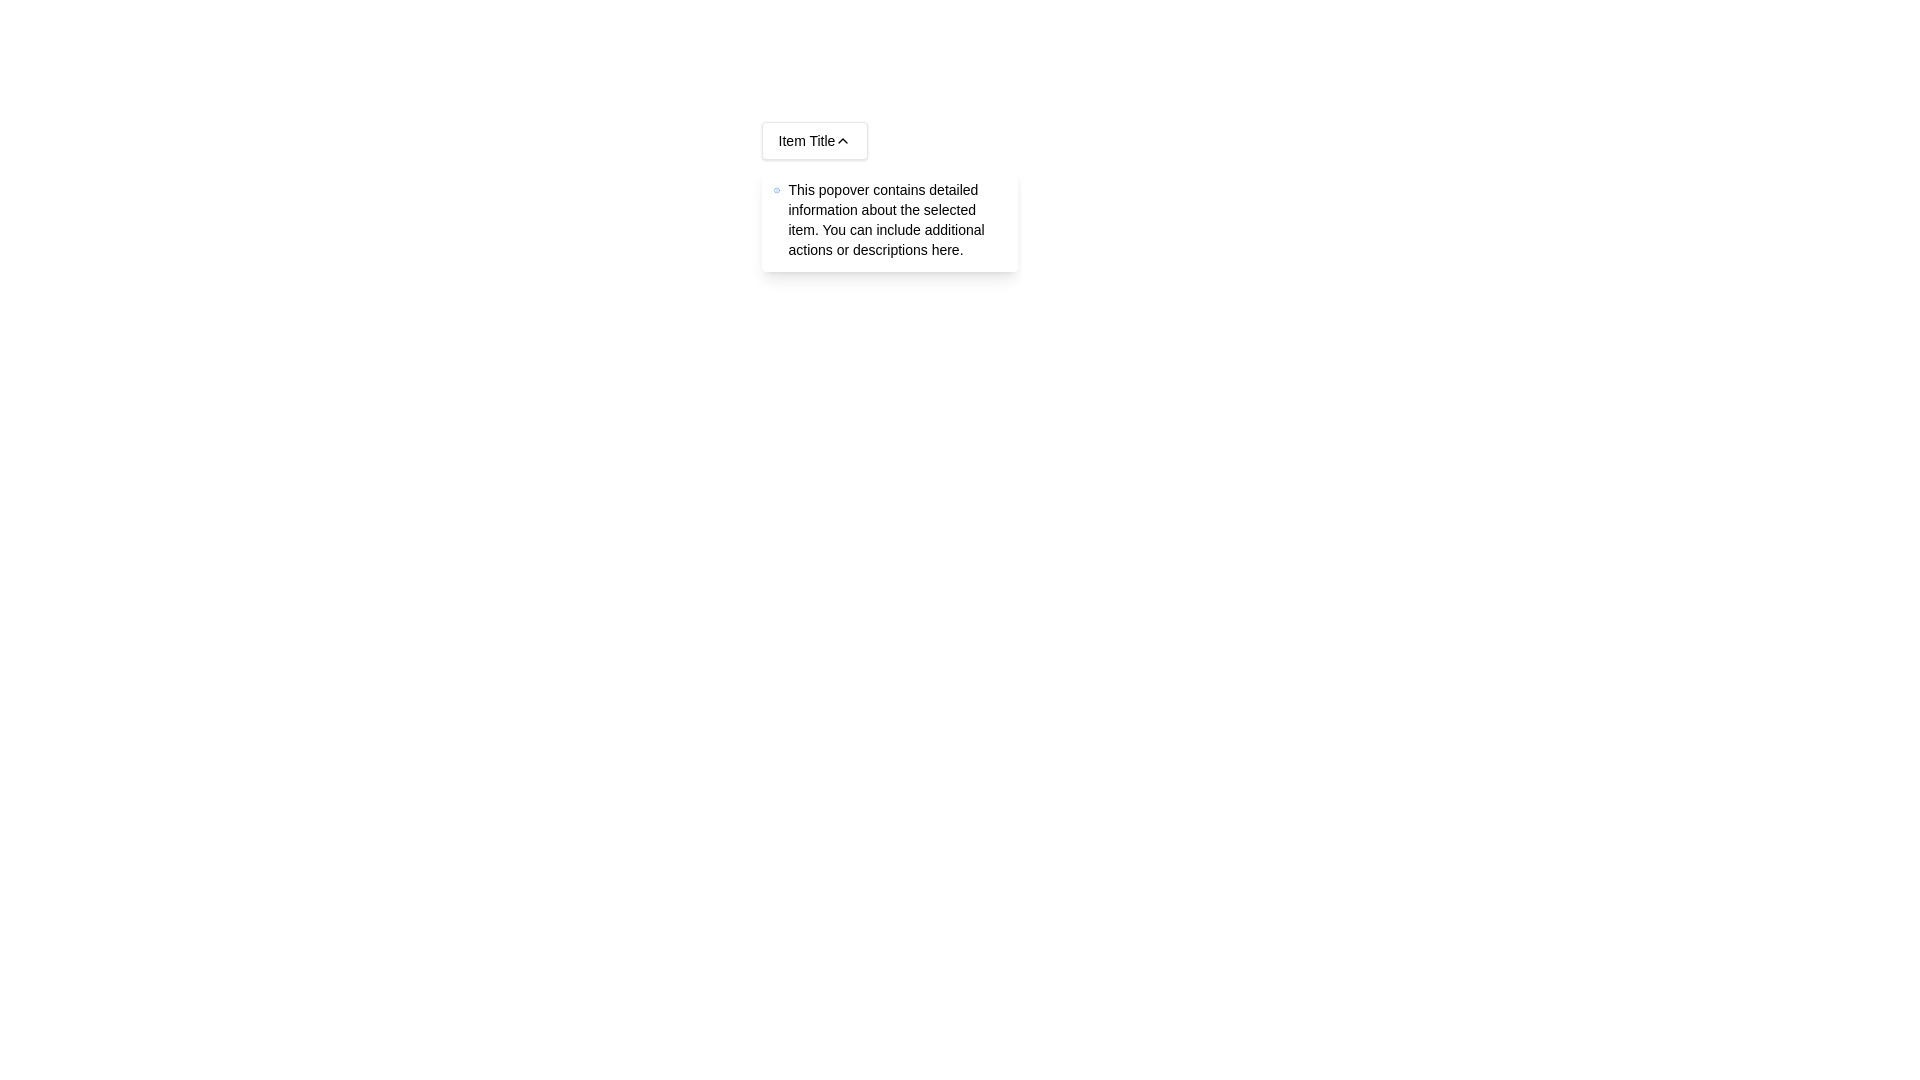  Describe the element at coordinates (896, 219) in the screenshot. I see `text block that contains detailed information about the selected item, which is styled with a smaller font size and located below the title in the popover` at that location.